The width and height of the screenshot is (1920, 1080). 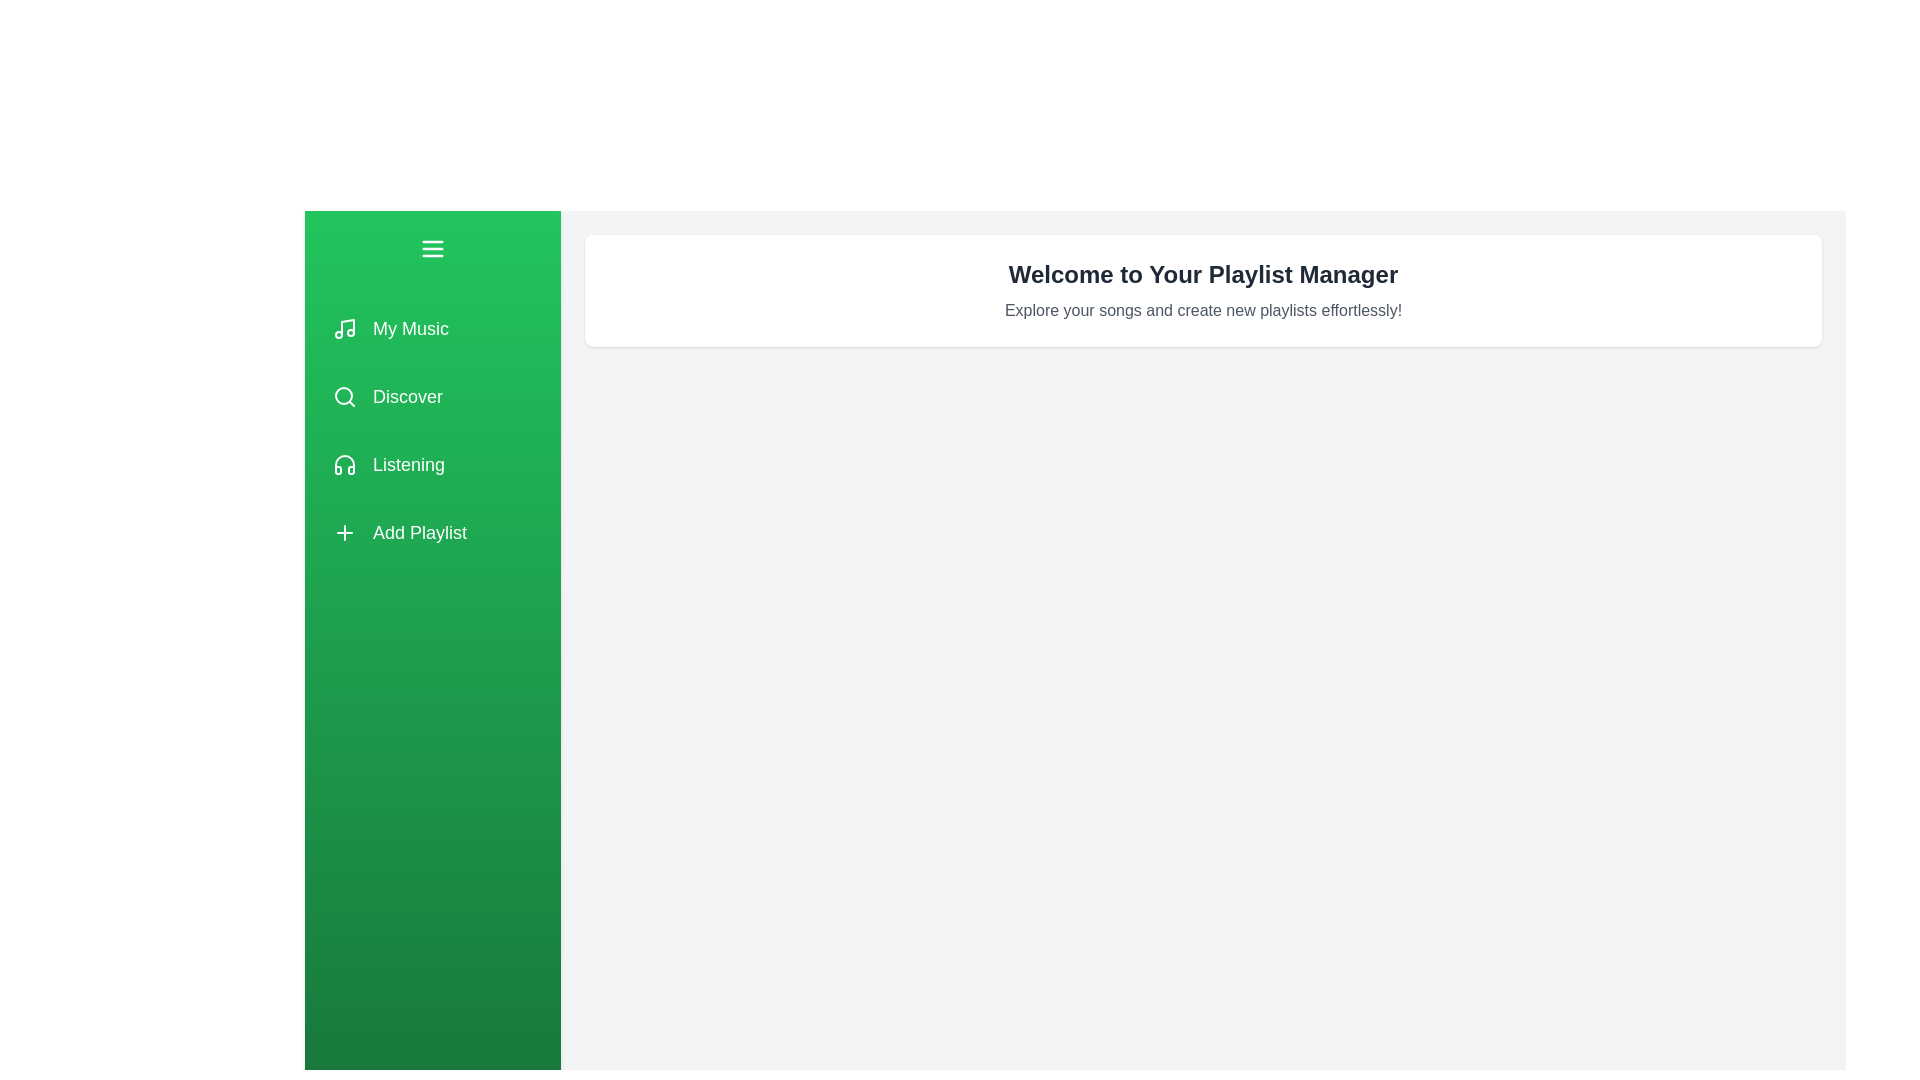 I want to click on the playlist option labeled Listening, so click(x=431, y=465).